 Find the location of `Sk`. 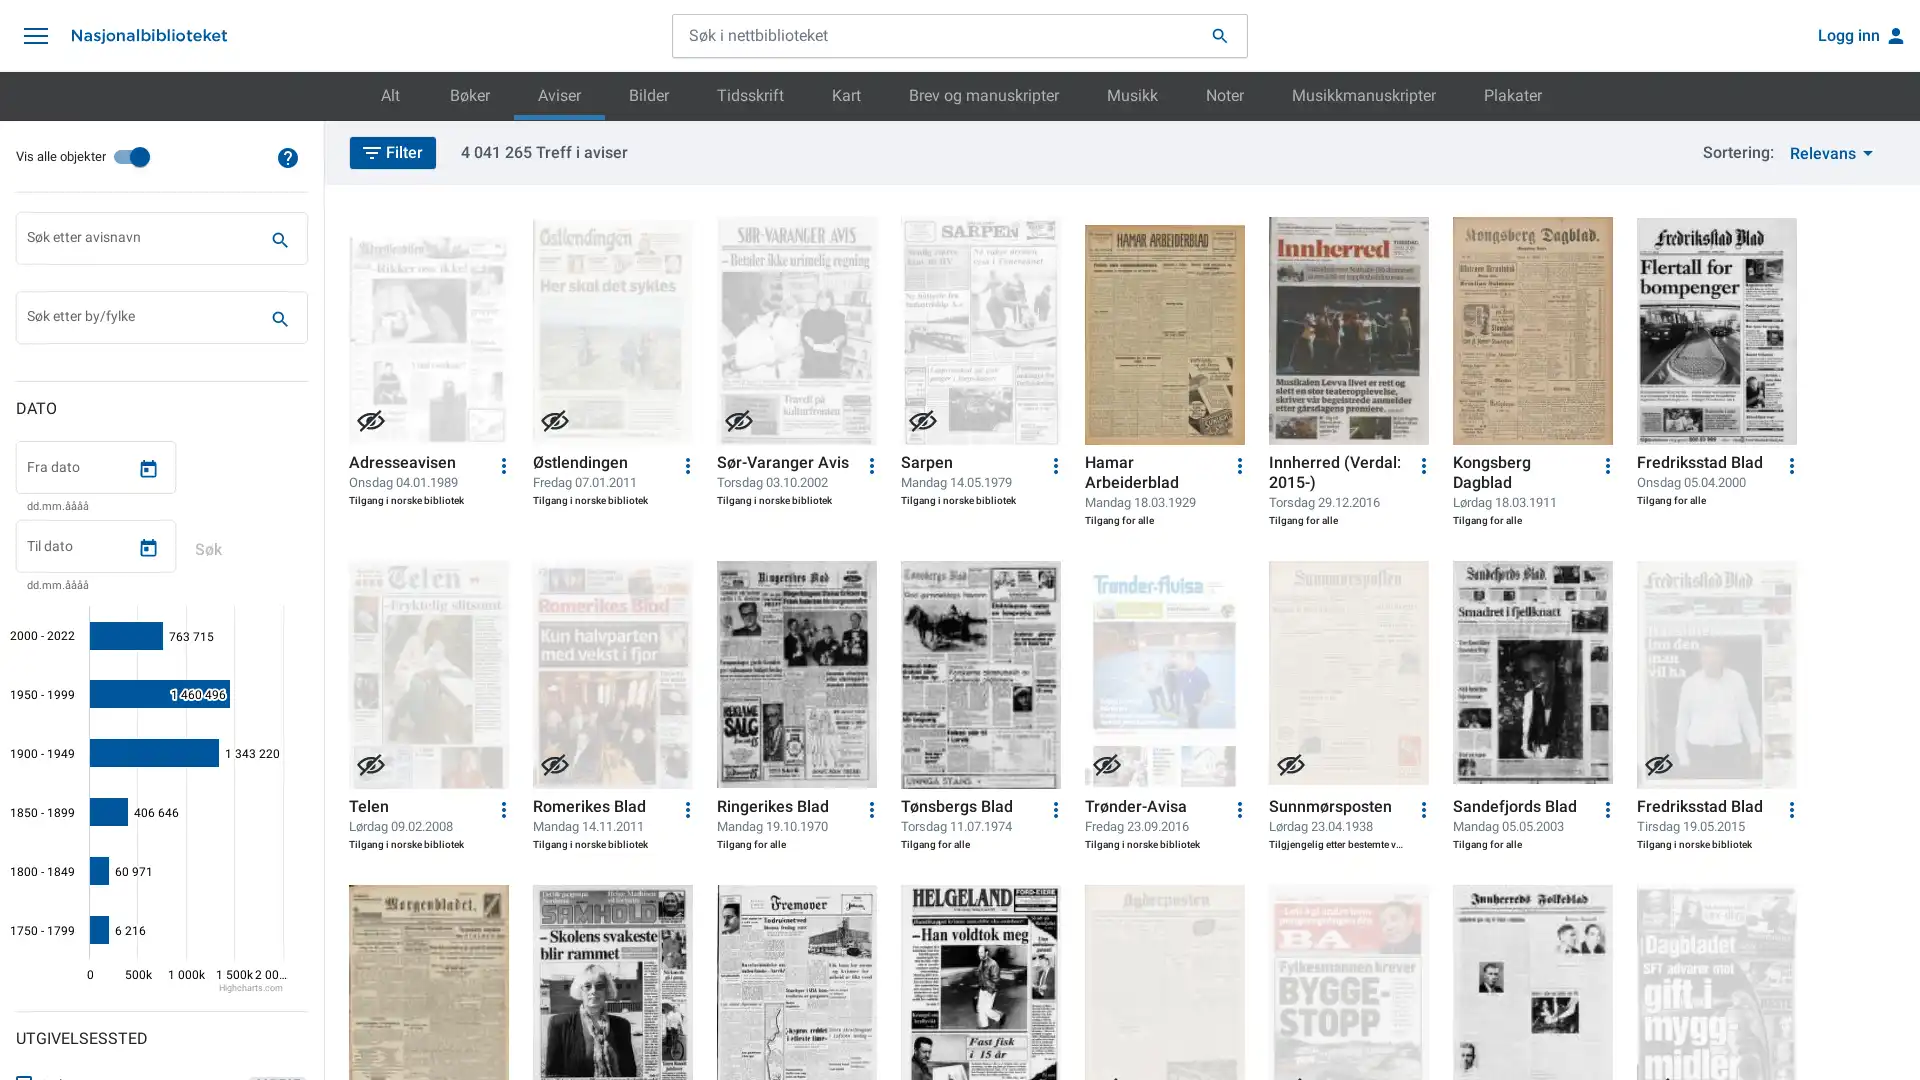

Sk is located at coordinates (207, 550).